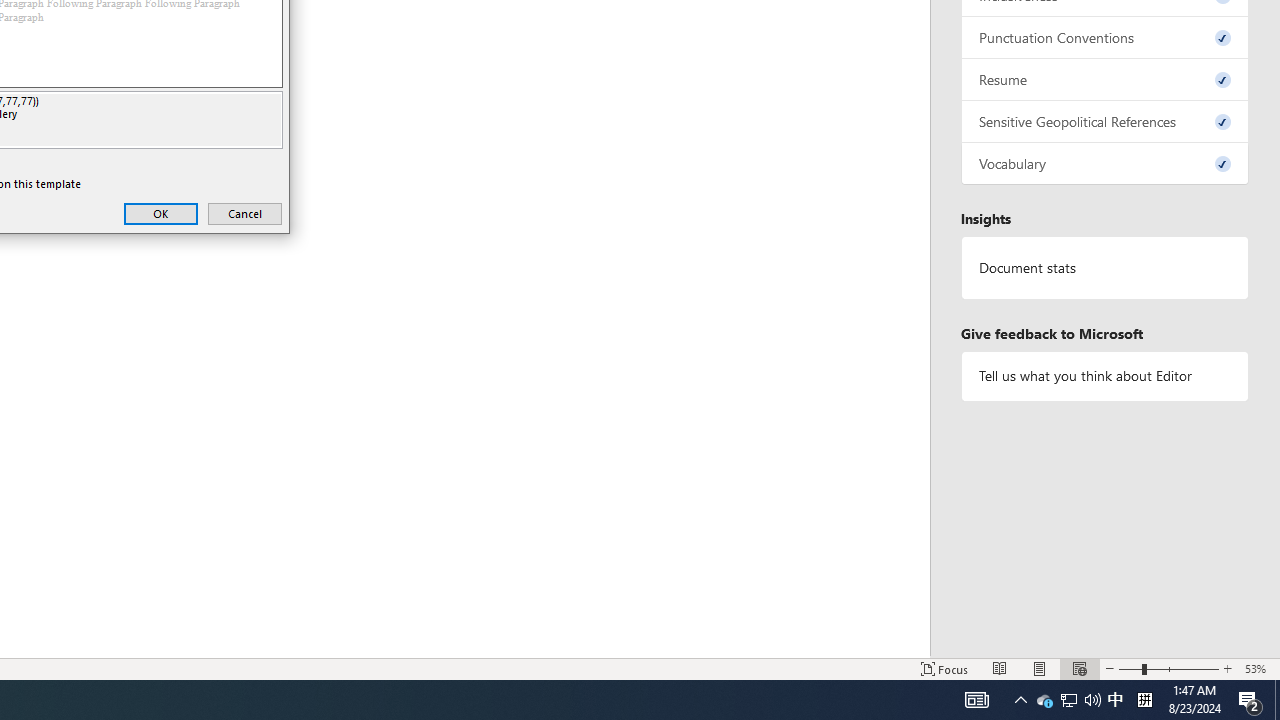  I want to click on 'User Promoted Notification Area', so click(1114, 698).